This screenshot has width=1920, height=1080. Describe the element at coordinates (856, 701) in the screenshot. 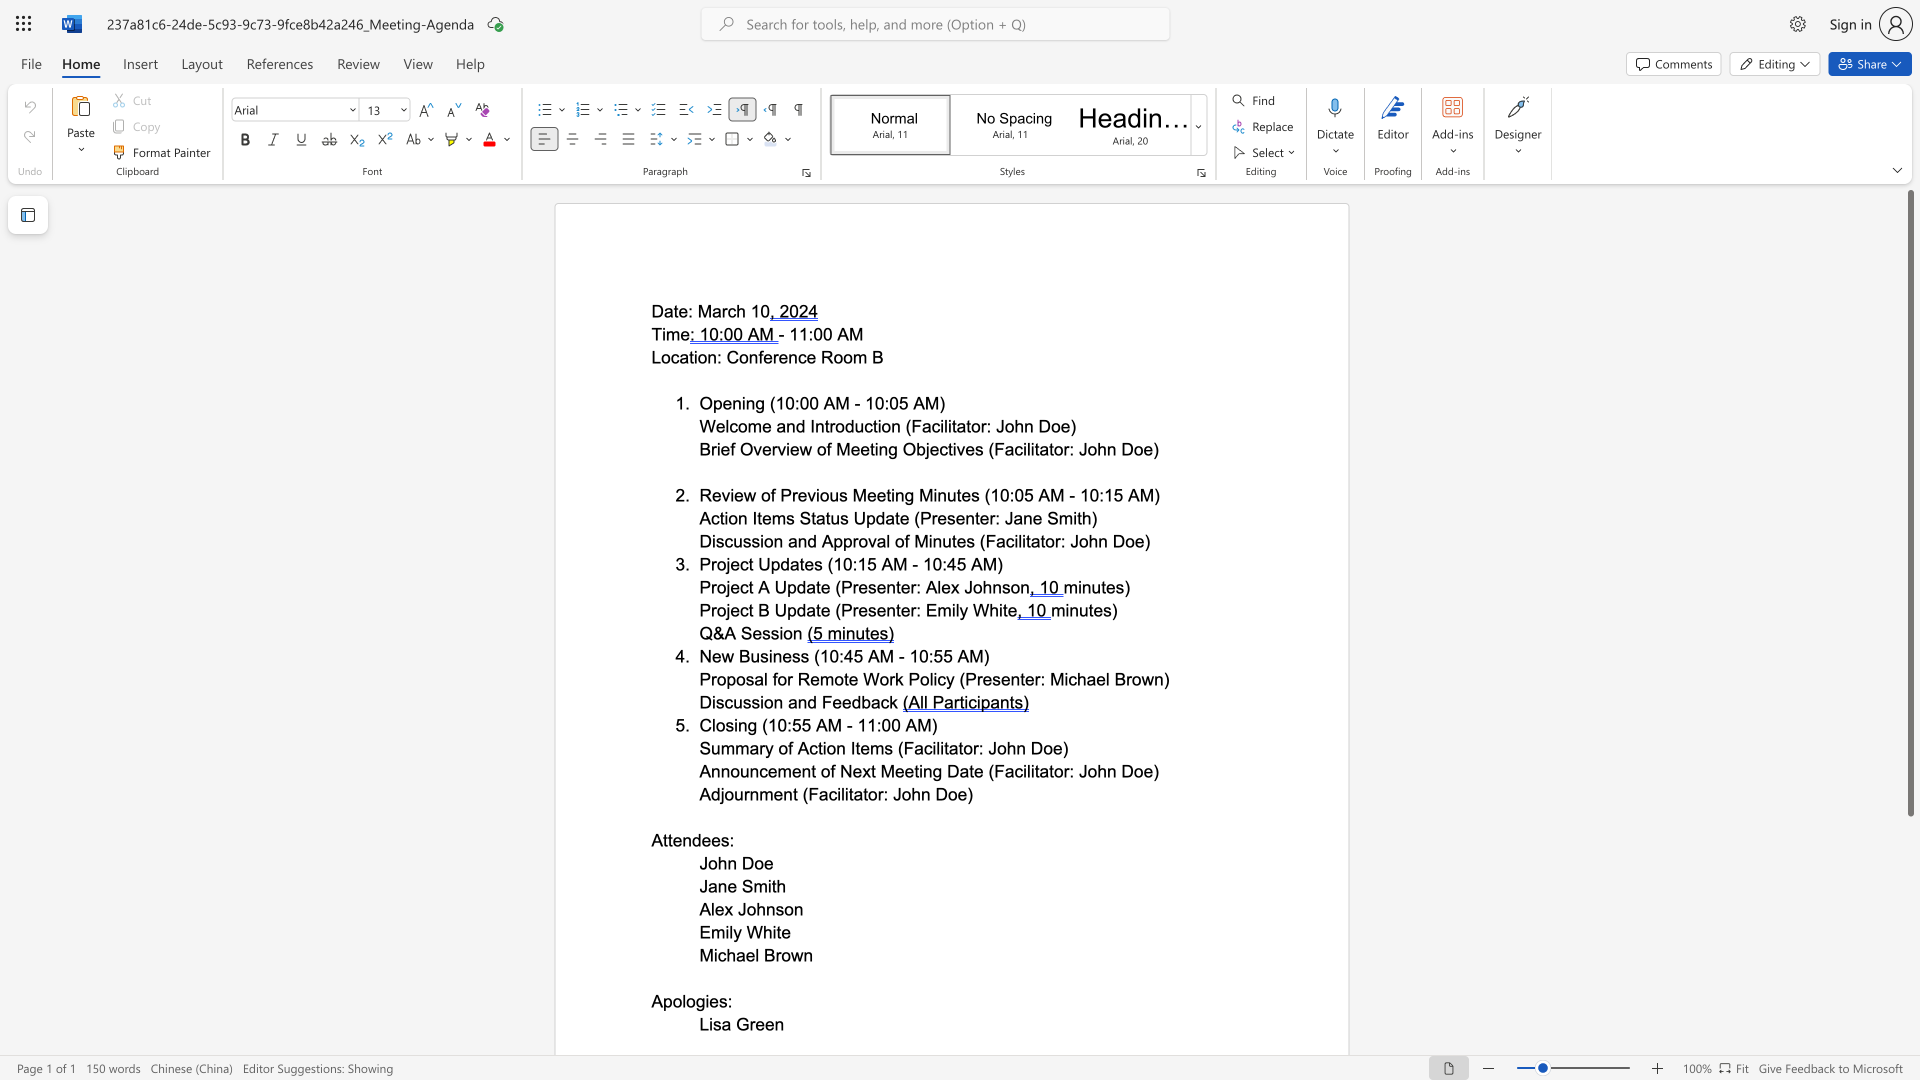

I see `the 2th character "d" in the text` at that location.